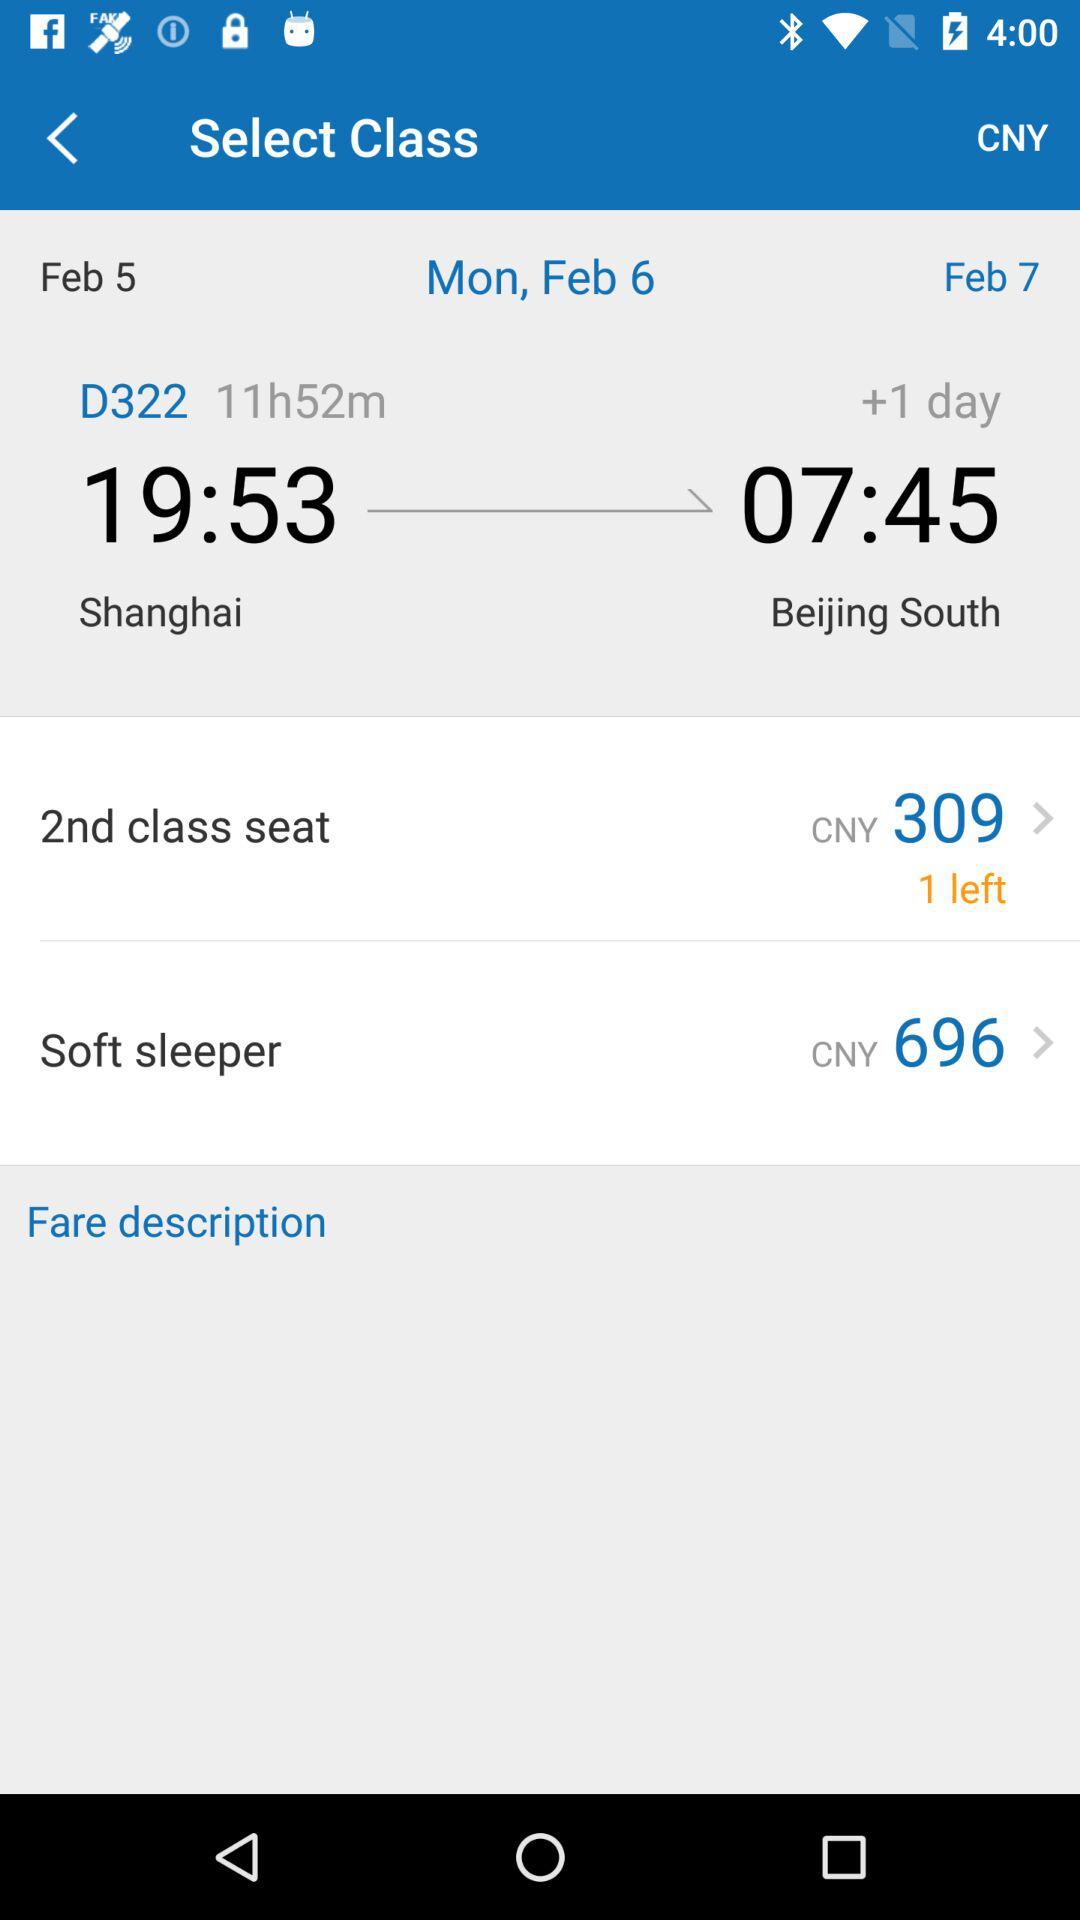 The height and width of the screenshot is (1920, 1080). What do you see at coordinates (540, 274) in the screenshot?
I see `the icon to the right of the feb 5 icon` at bounding box center [540, 274].